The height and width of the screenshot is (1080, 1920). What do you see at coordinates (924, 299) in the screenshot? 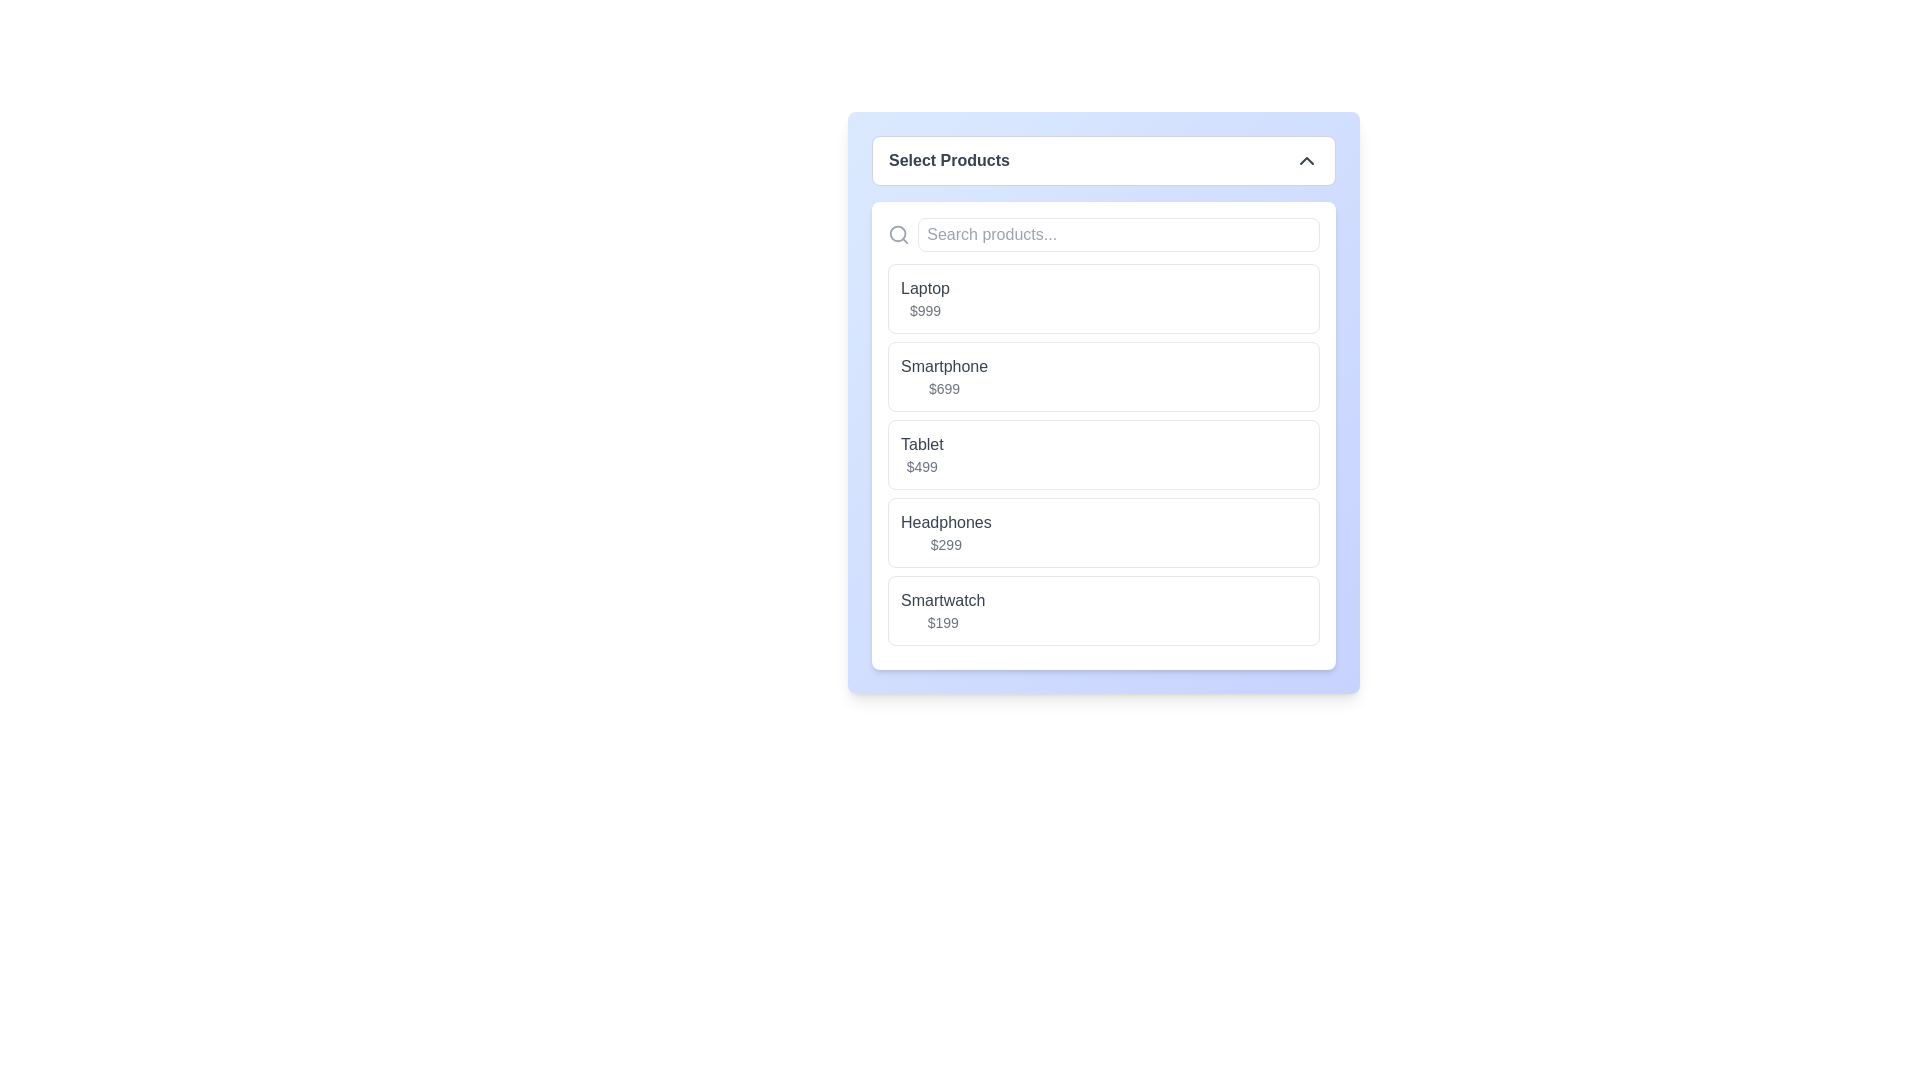
I see `the first item in the product list, which displays the product name 'Laptop' and its price '$999'` at bounding box center [924, 299].